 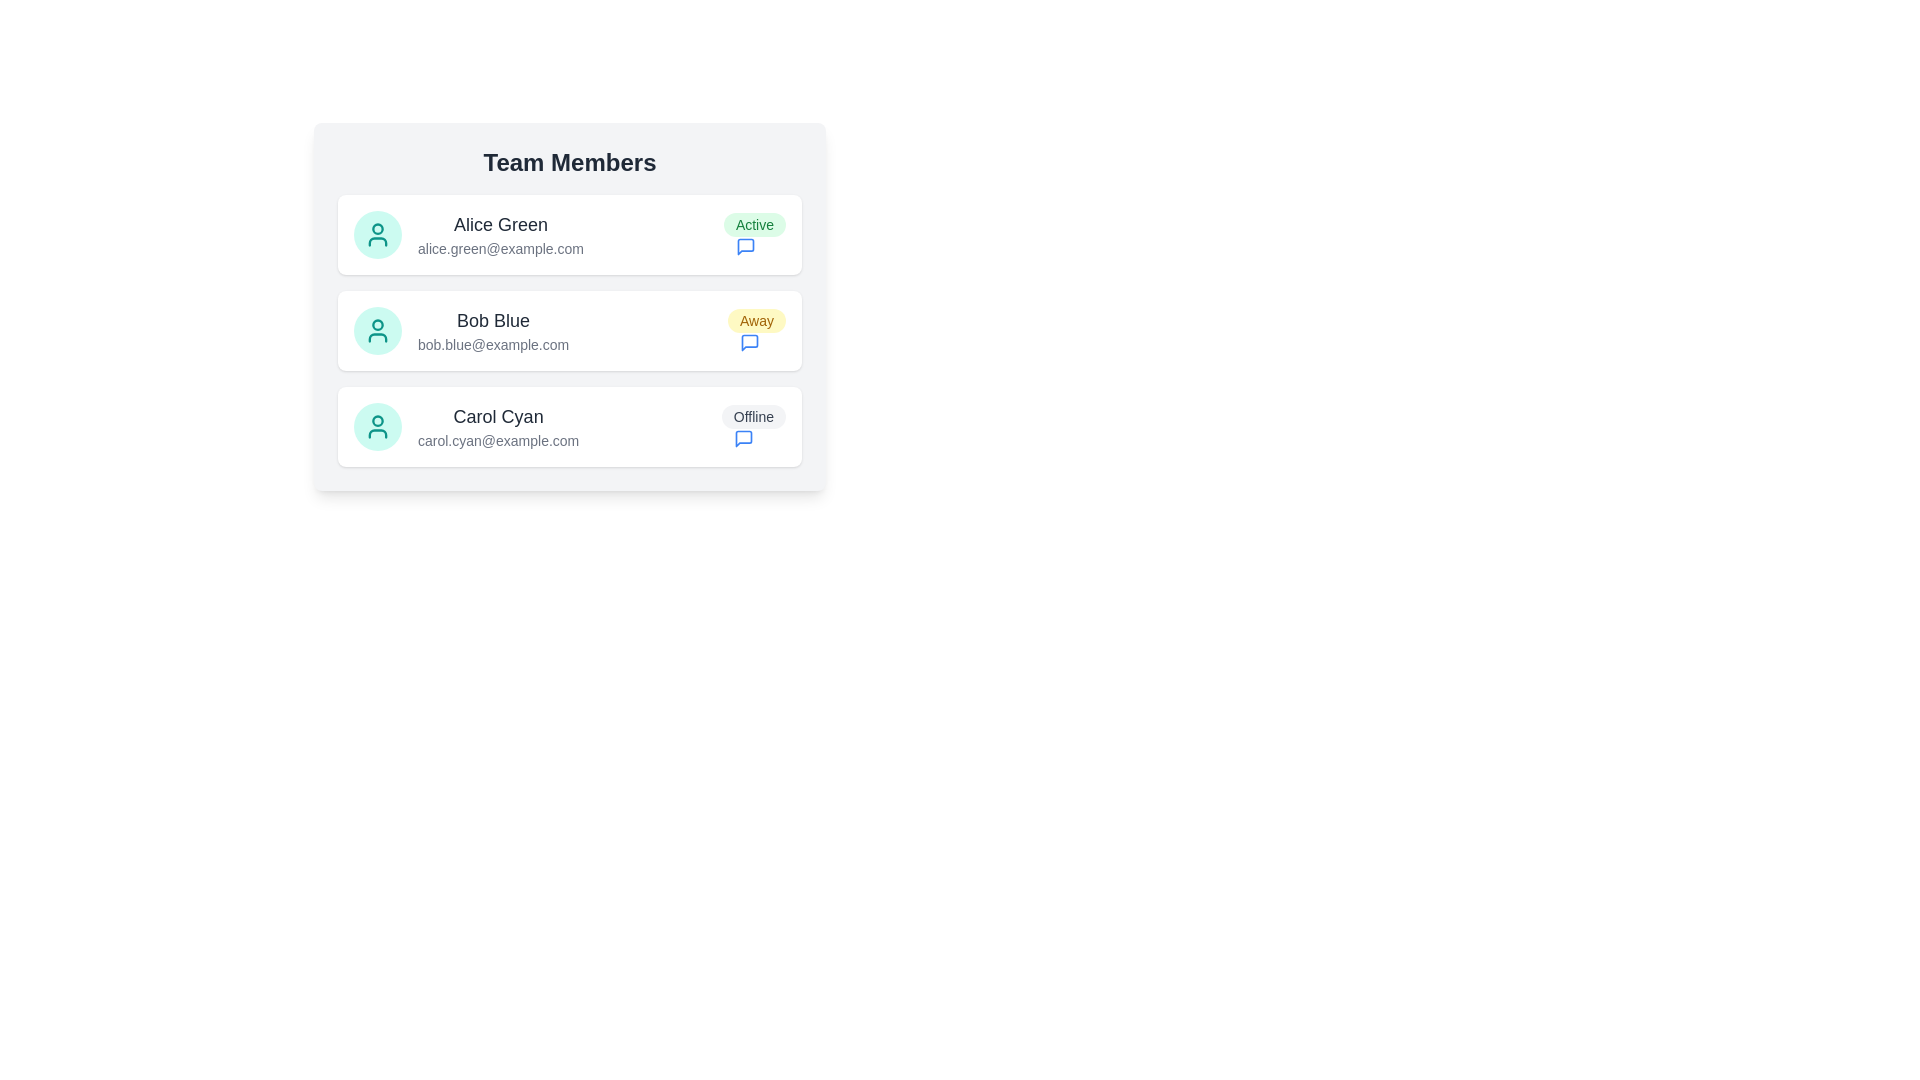 What do you see at coordinates (378, 330) in the screenshot?
I see `the circular profile picture placeholder with a light teal background next to 'Bob Blue' in the 'Team Members' list` at bounding box center [378, 330].